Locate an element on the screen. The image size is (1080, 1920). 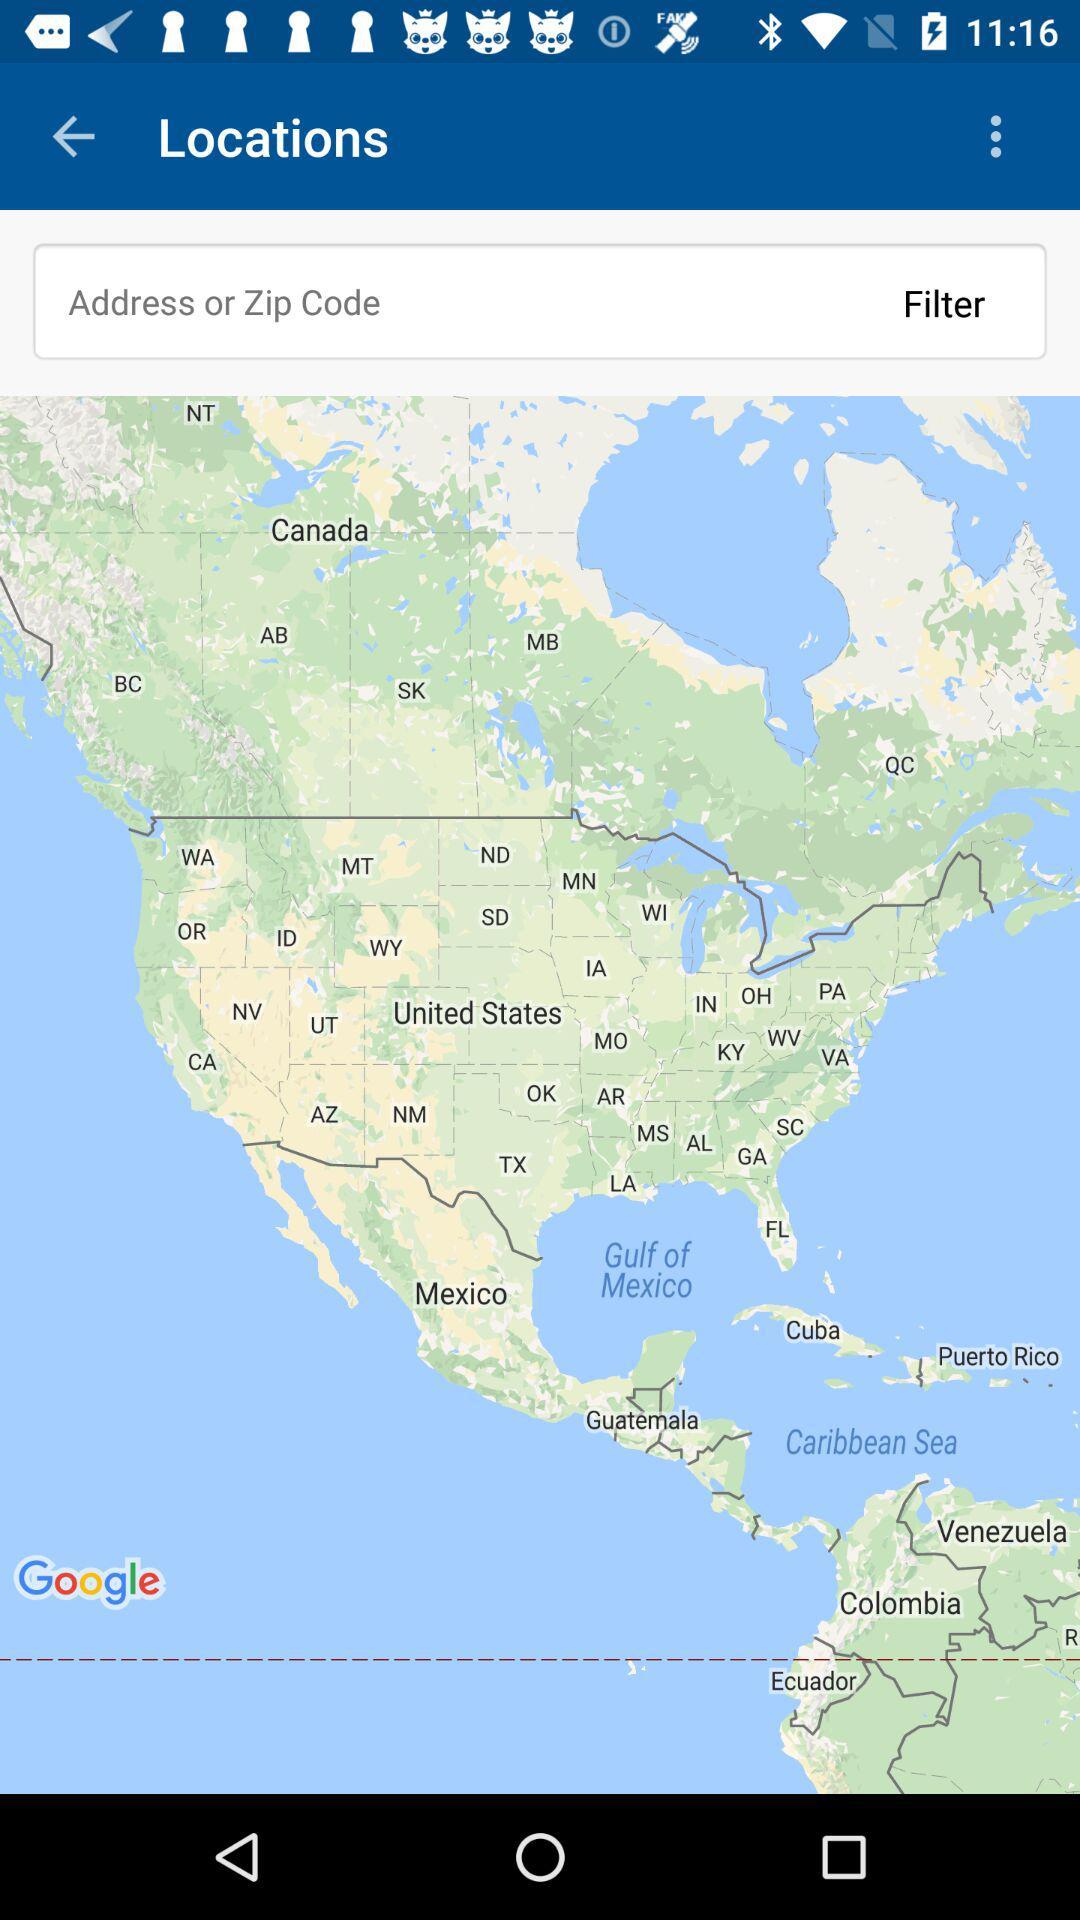
filter icon is located at coordinates (944, 301).